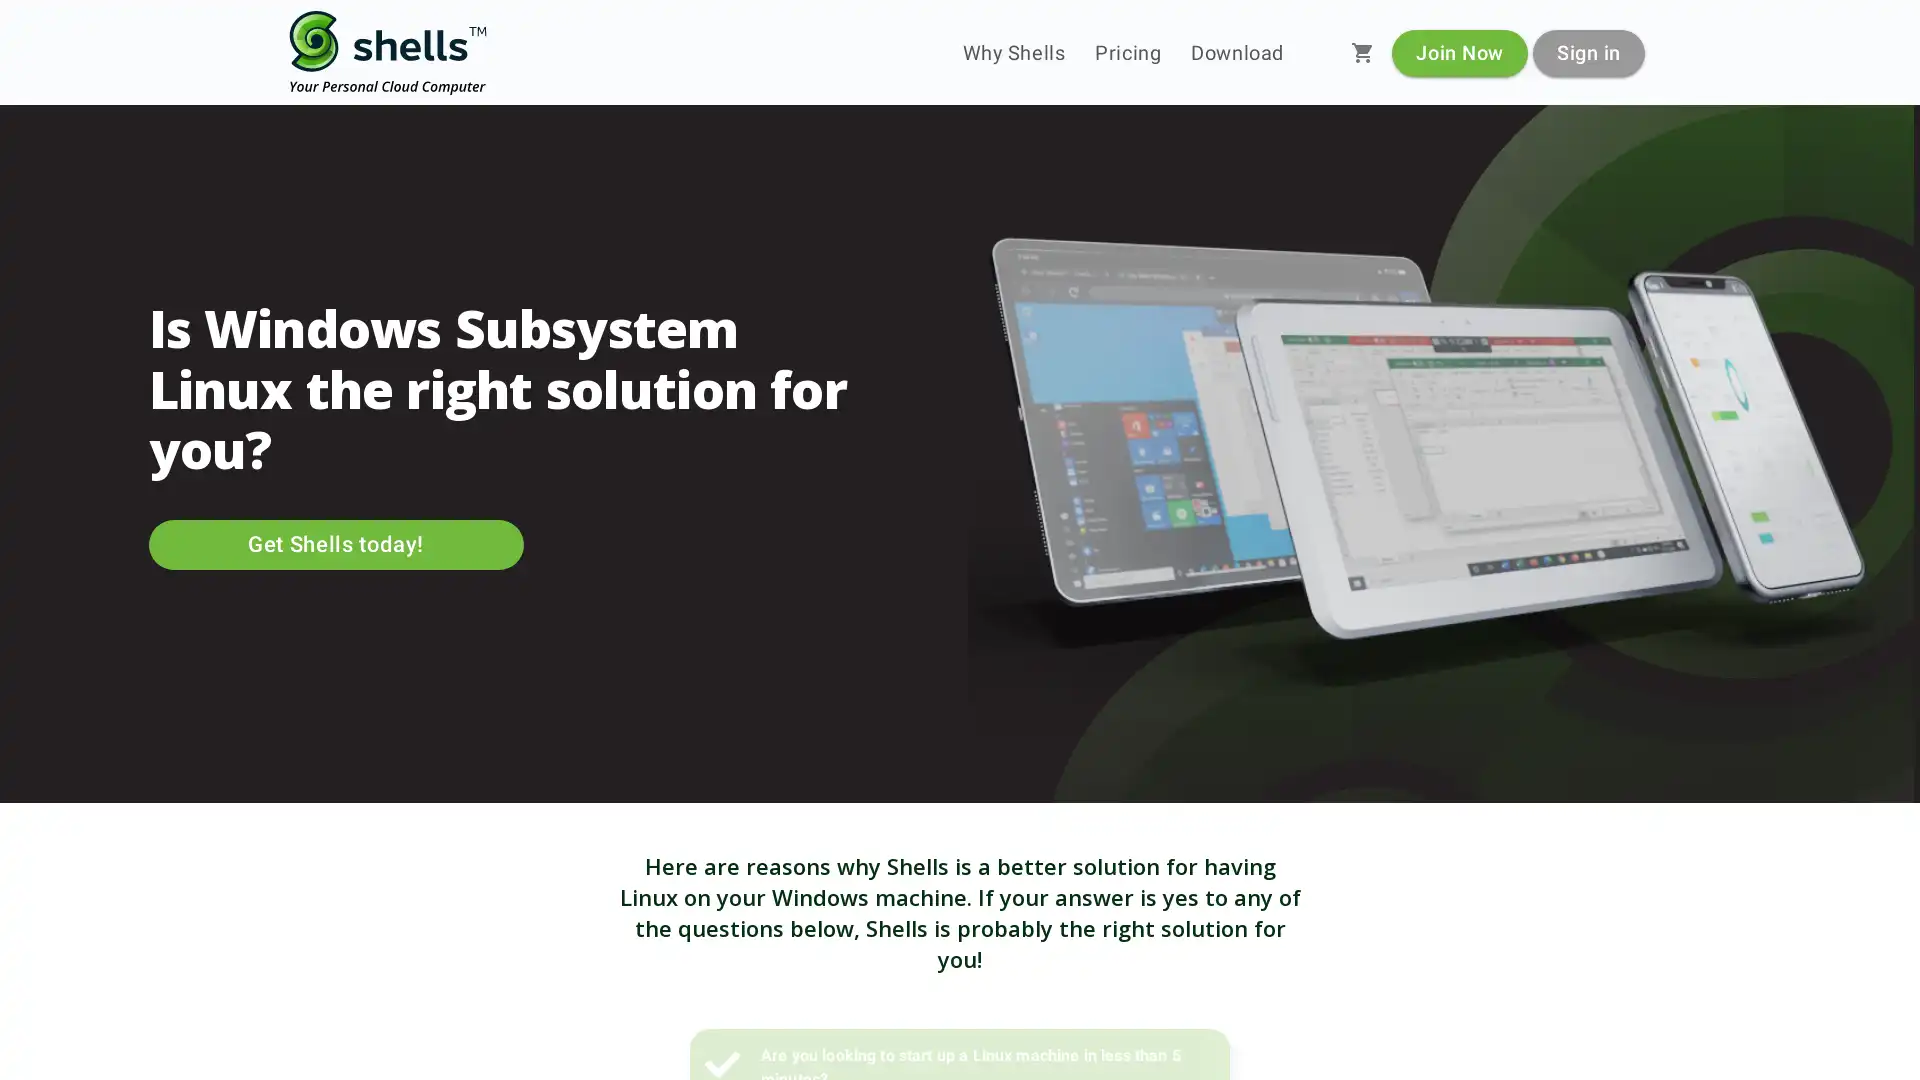 This screenshot has width=1920, height=1080. Describe the element at coordinates (1013, 52) in the screenshot. I see `Why Shells` at that location.